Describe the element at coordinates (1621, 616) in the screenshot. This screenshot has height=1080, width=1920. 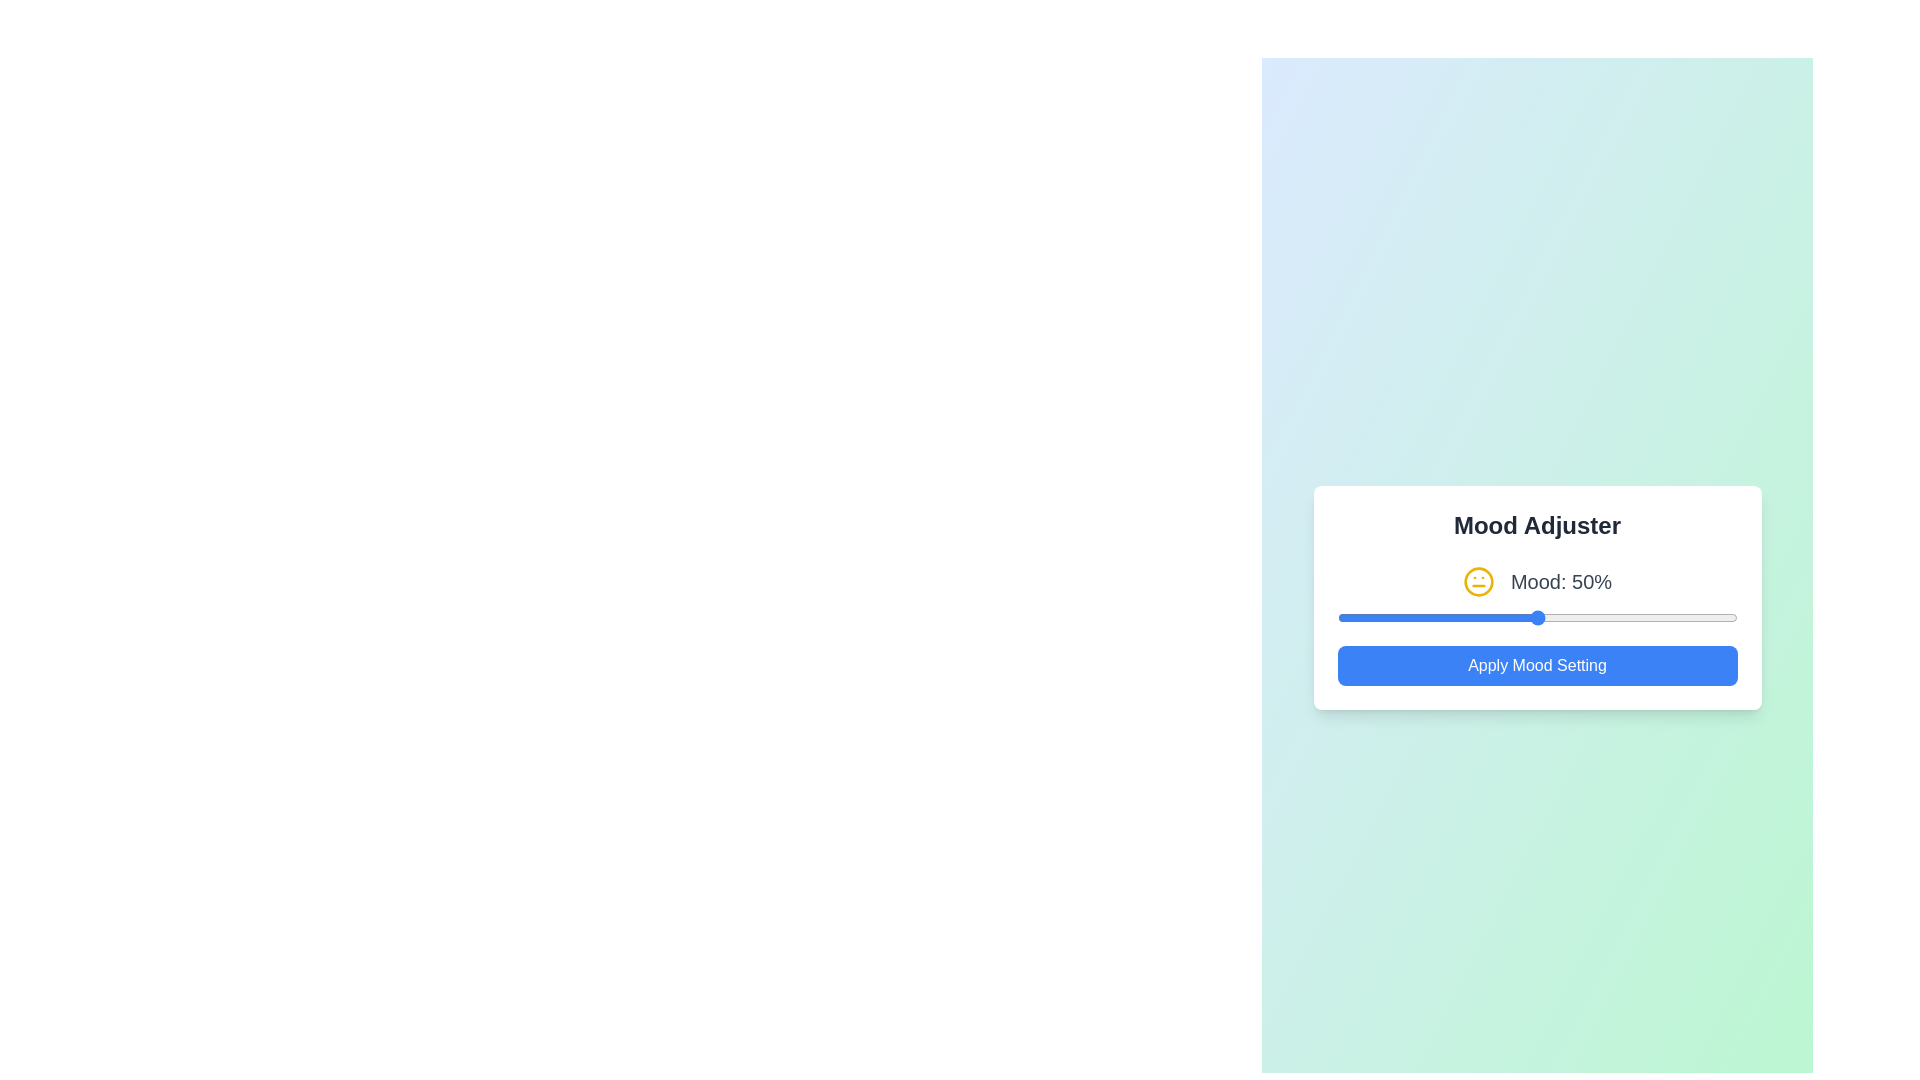
I see `the mood slider to set the mood value to 71%` at that location.